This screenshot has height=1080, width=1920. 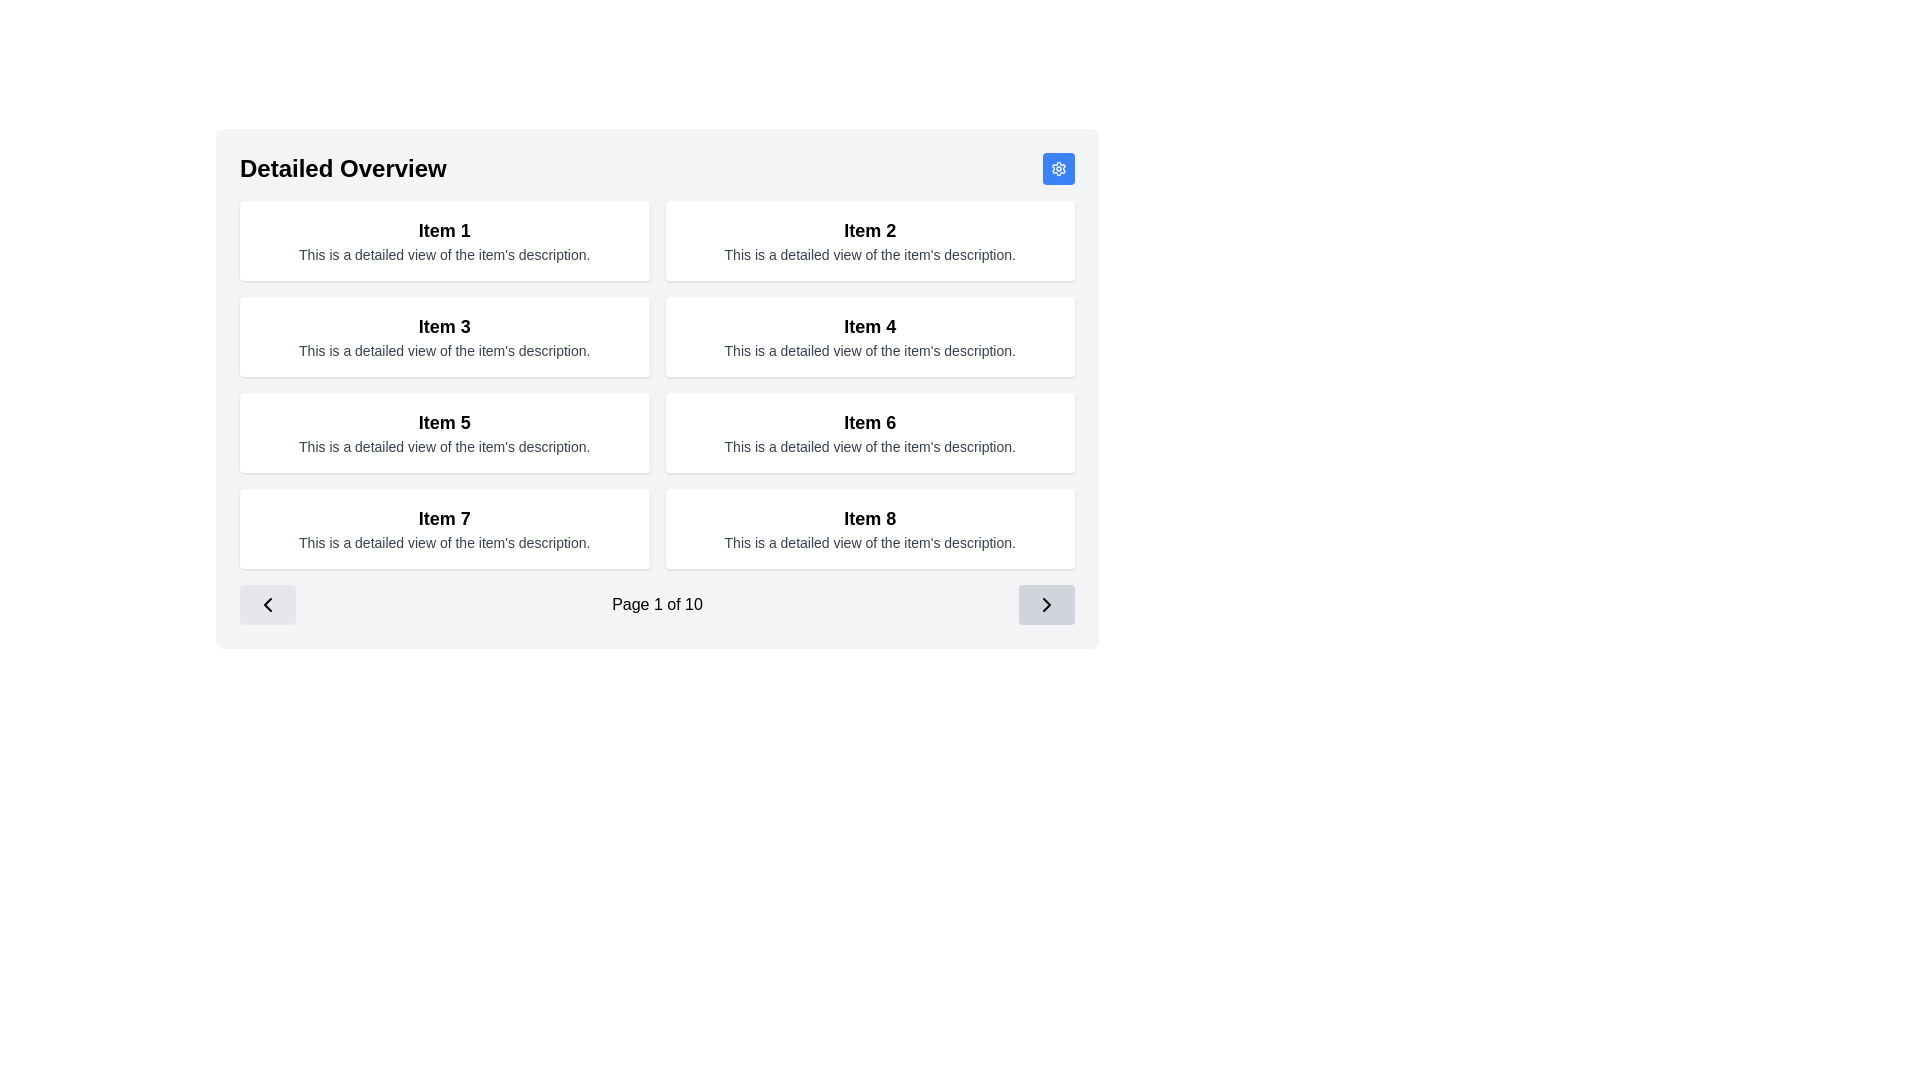 I want to click on to select the Informative card titled 'Item 3', which has a white background and rounded corners, located in the third position of the grid layout, so click(x=443, y=335).